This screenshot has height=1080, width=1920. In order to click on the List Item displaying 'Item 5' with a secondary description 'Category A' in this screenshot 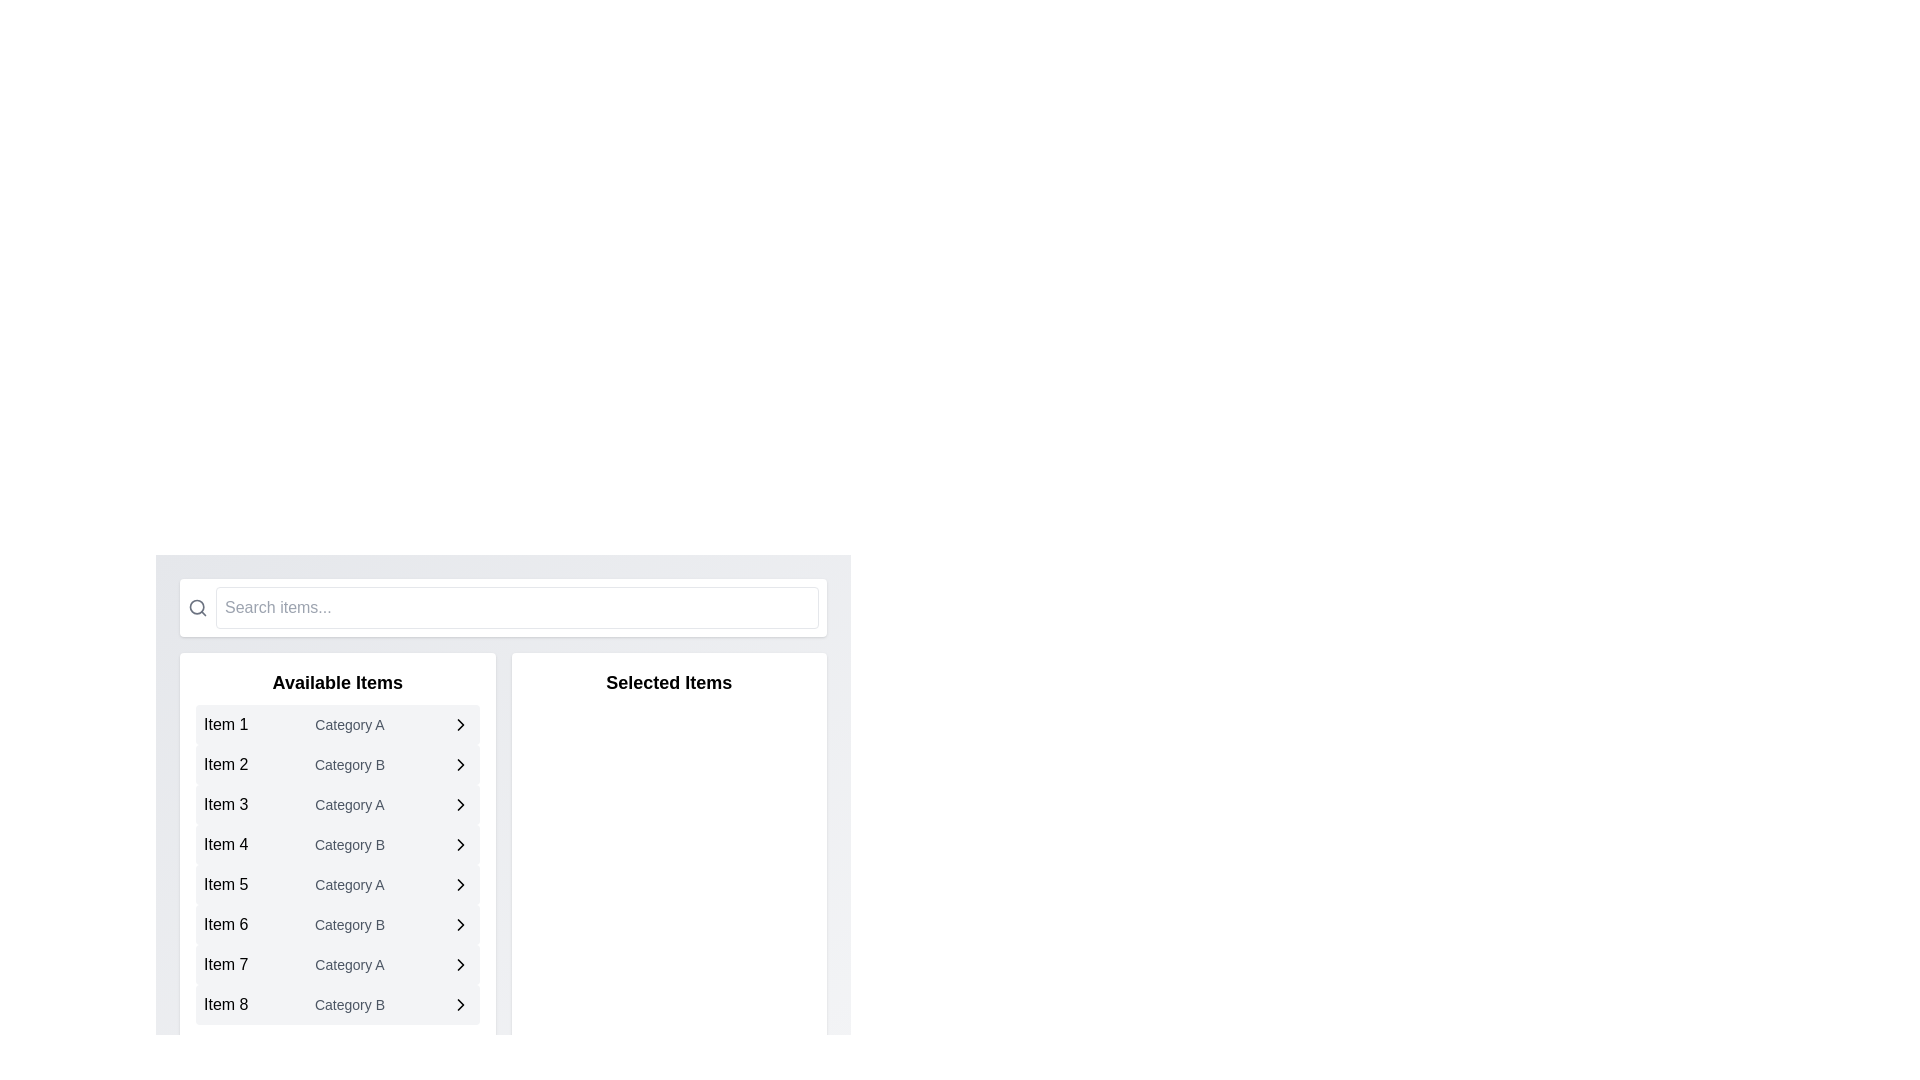, I will do `click(337, 883)`.